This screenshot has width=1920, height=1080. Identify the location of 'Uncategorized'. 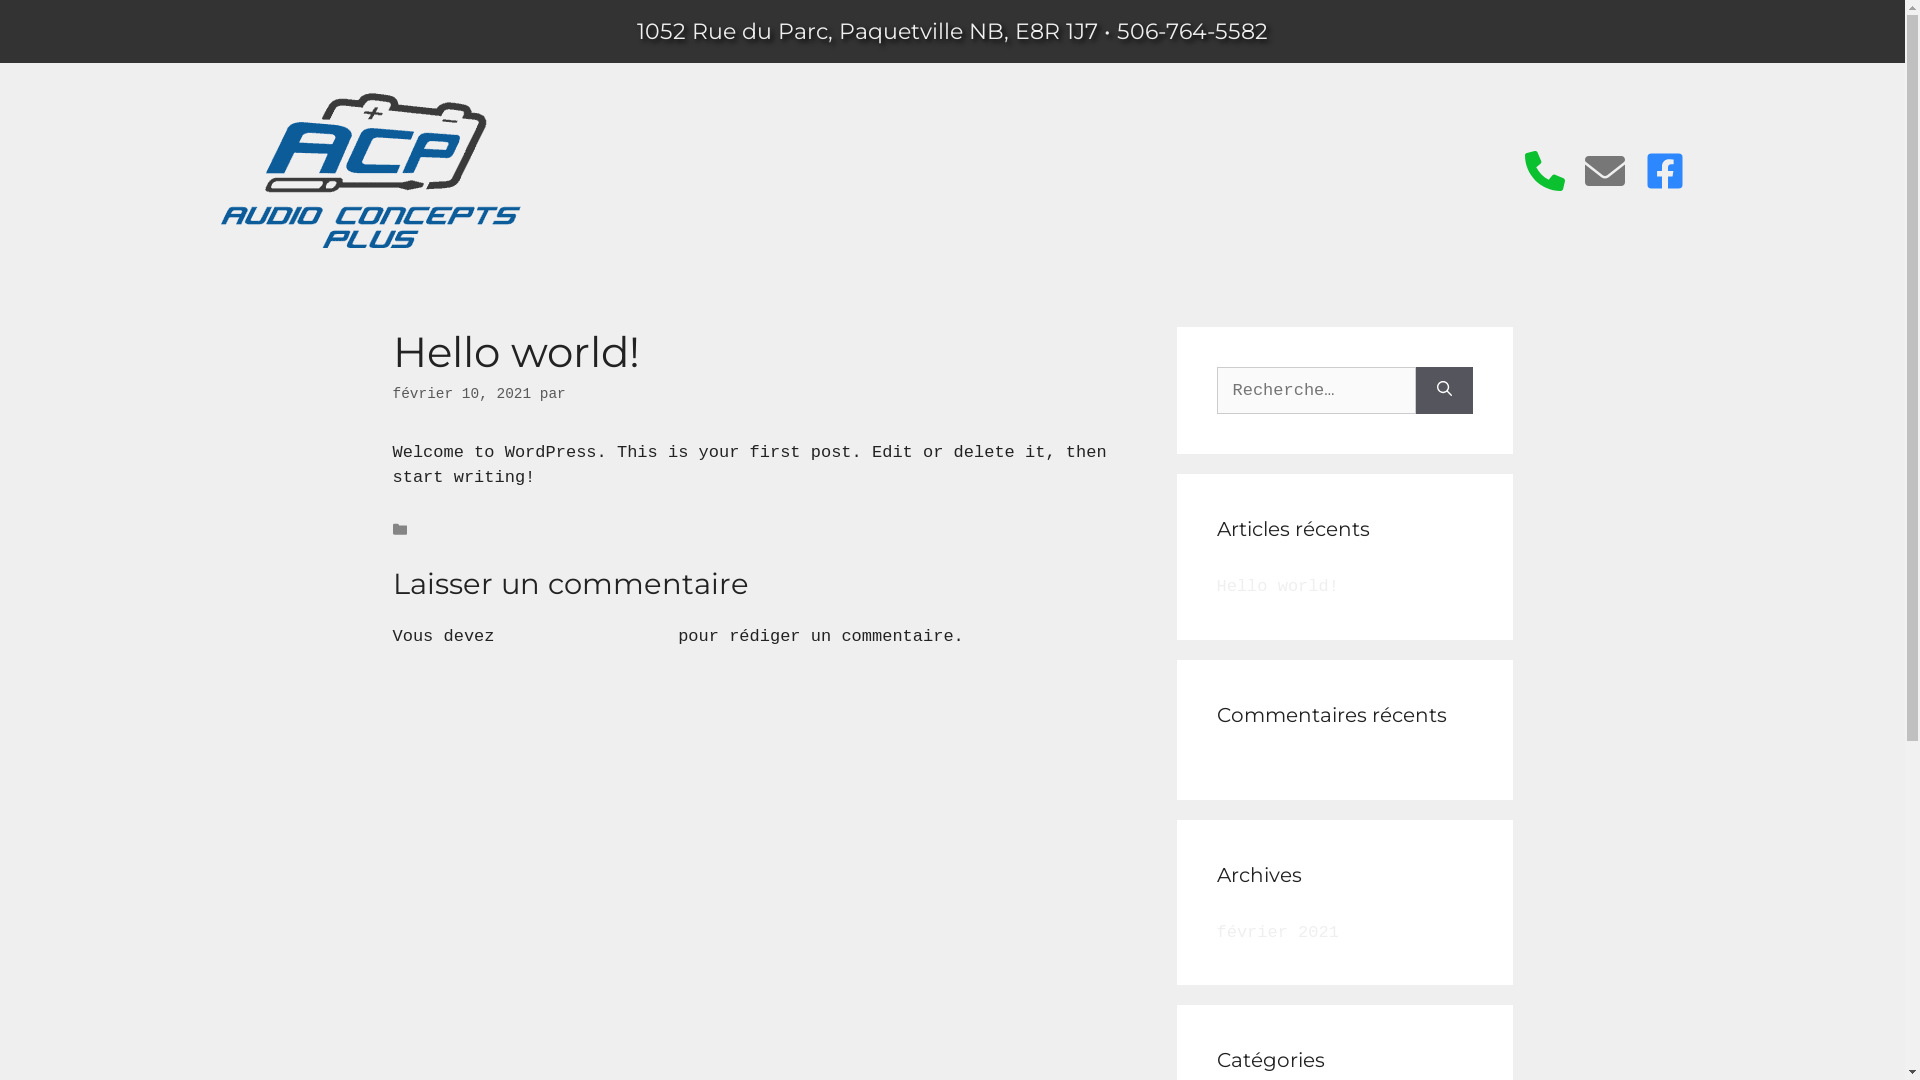
(415, 528).